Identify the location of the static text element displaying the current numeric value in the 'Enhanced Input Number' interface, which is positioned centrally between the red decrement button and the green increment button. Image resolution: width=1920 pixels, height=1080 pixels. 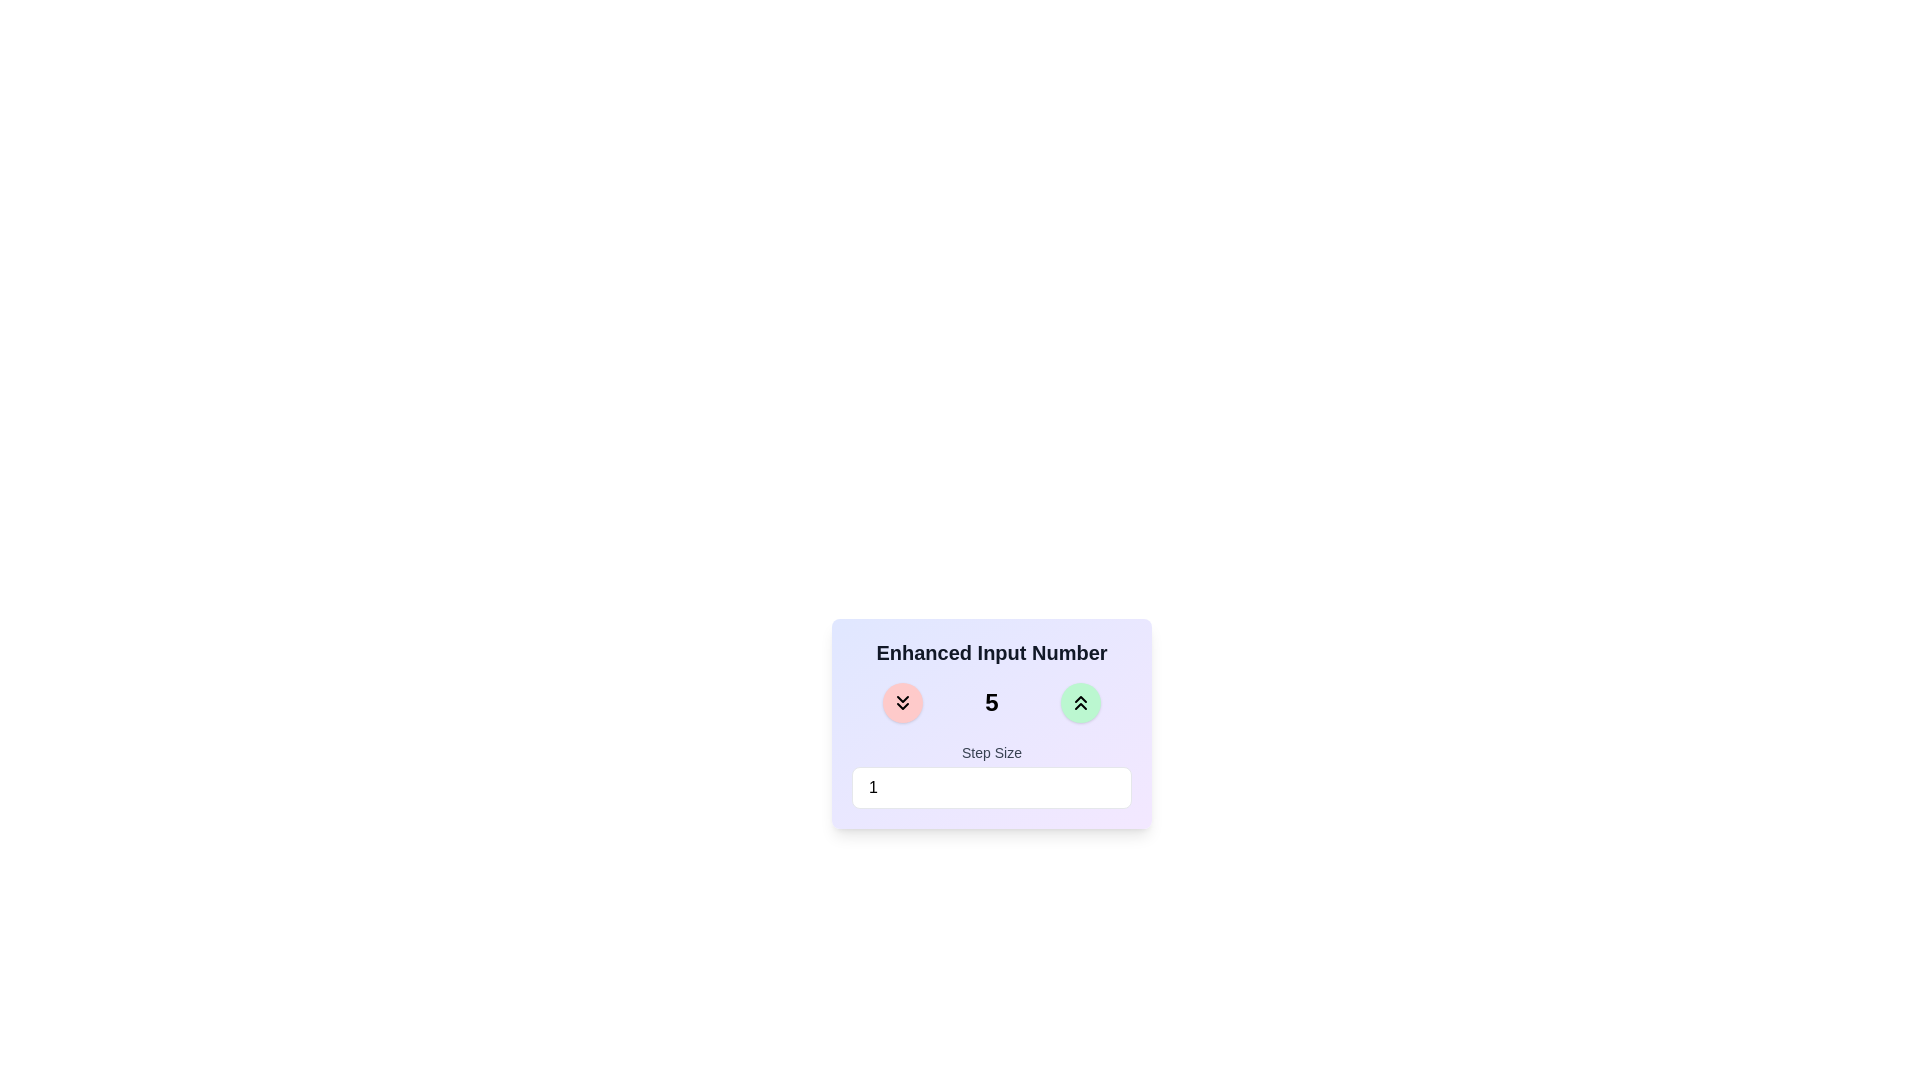
(992, 701).